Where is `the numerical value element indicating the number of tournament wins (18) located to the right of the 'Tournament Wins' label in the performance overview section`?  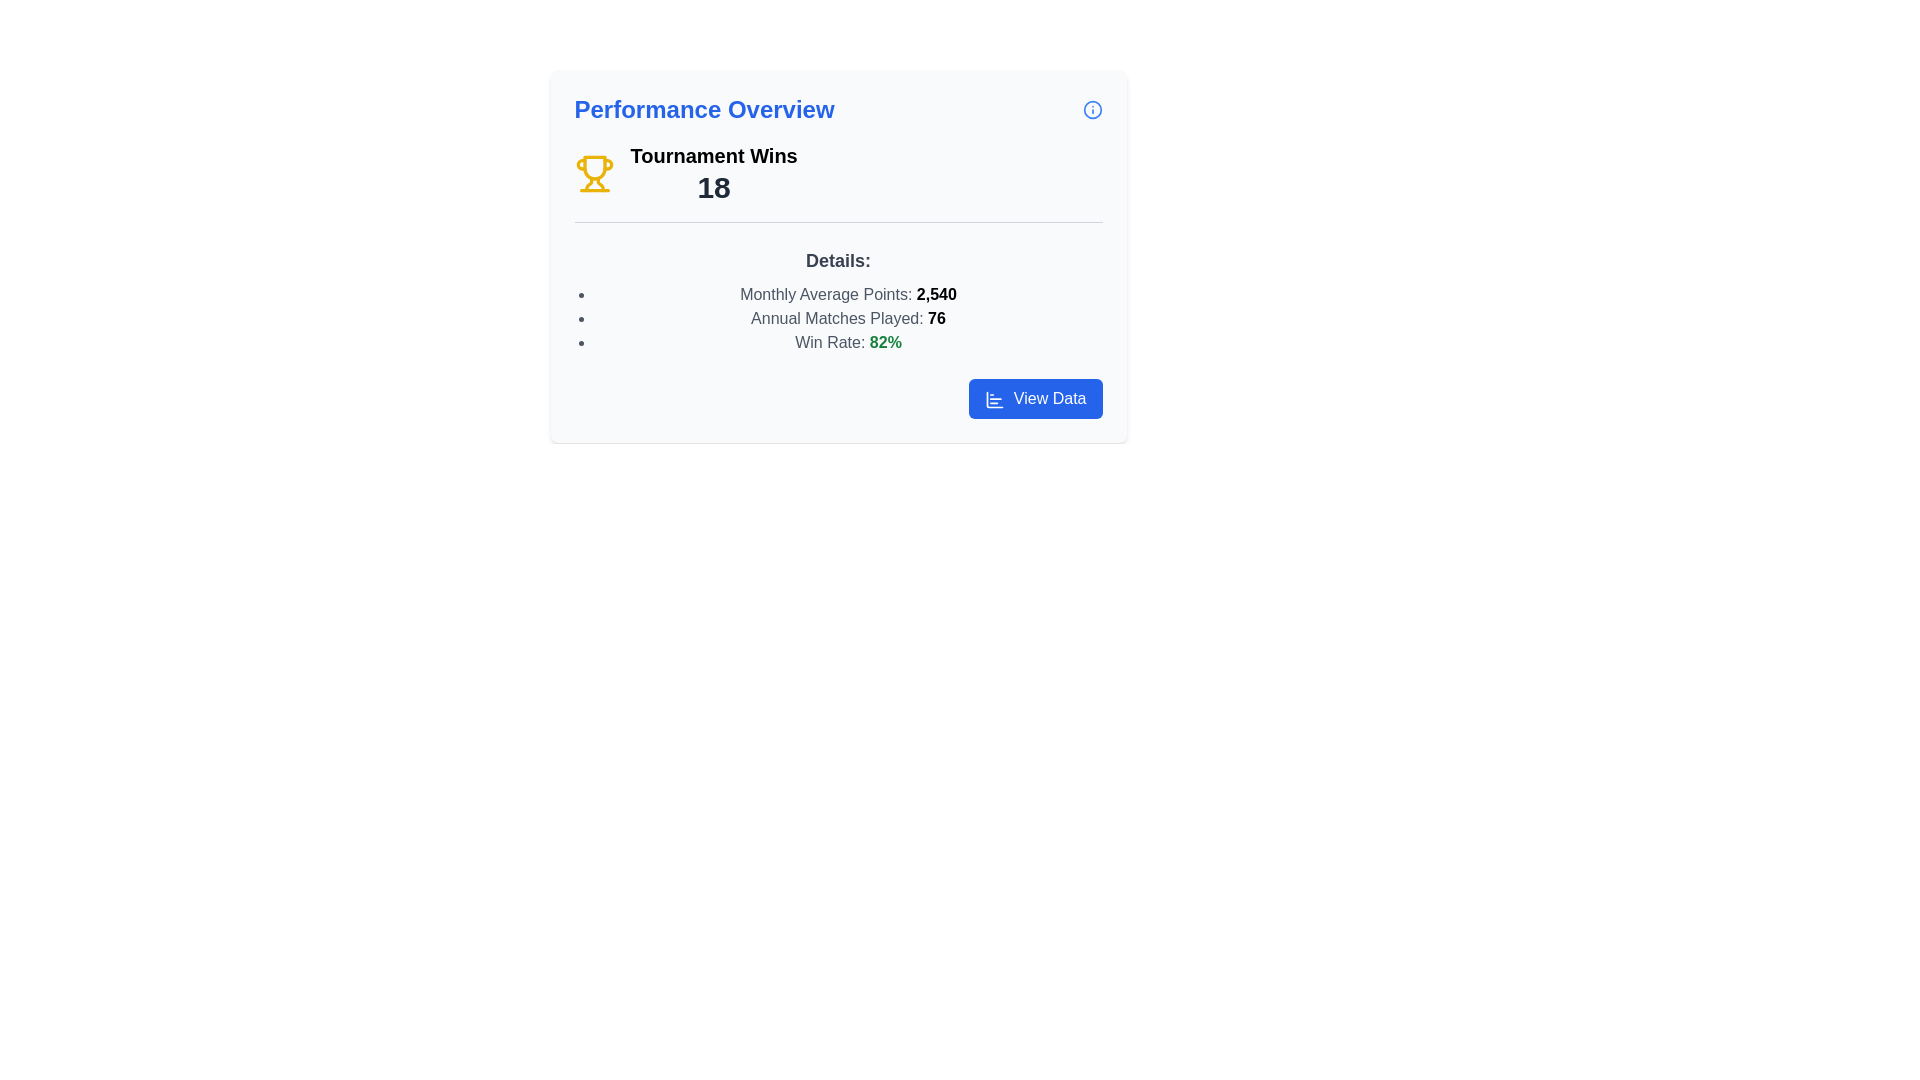 the numerical value element indicating the number of tournament wins (18) located to the right of the 'Tournament Wins' label in the performance overview section is located at coordinates (714, 188).